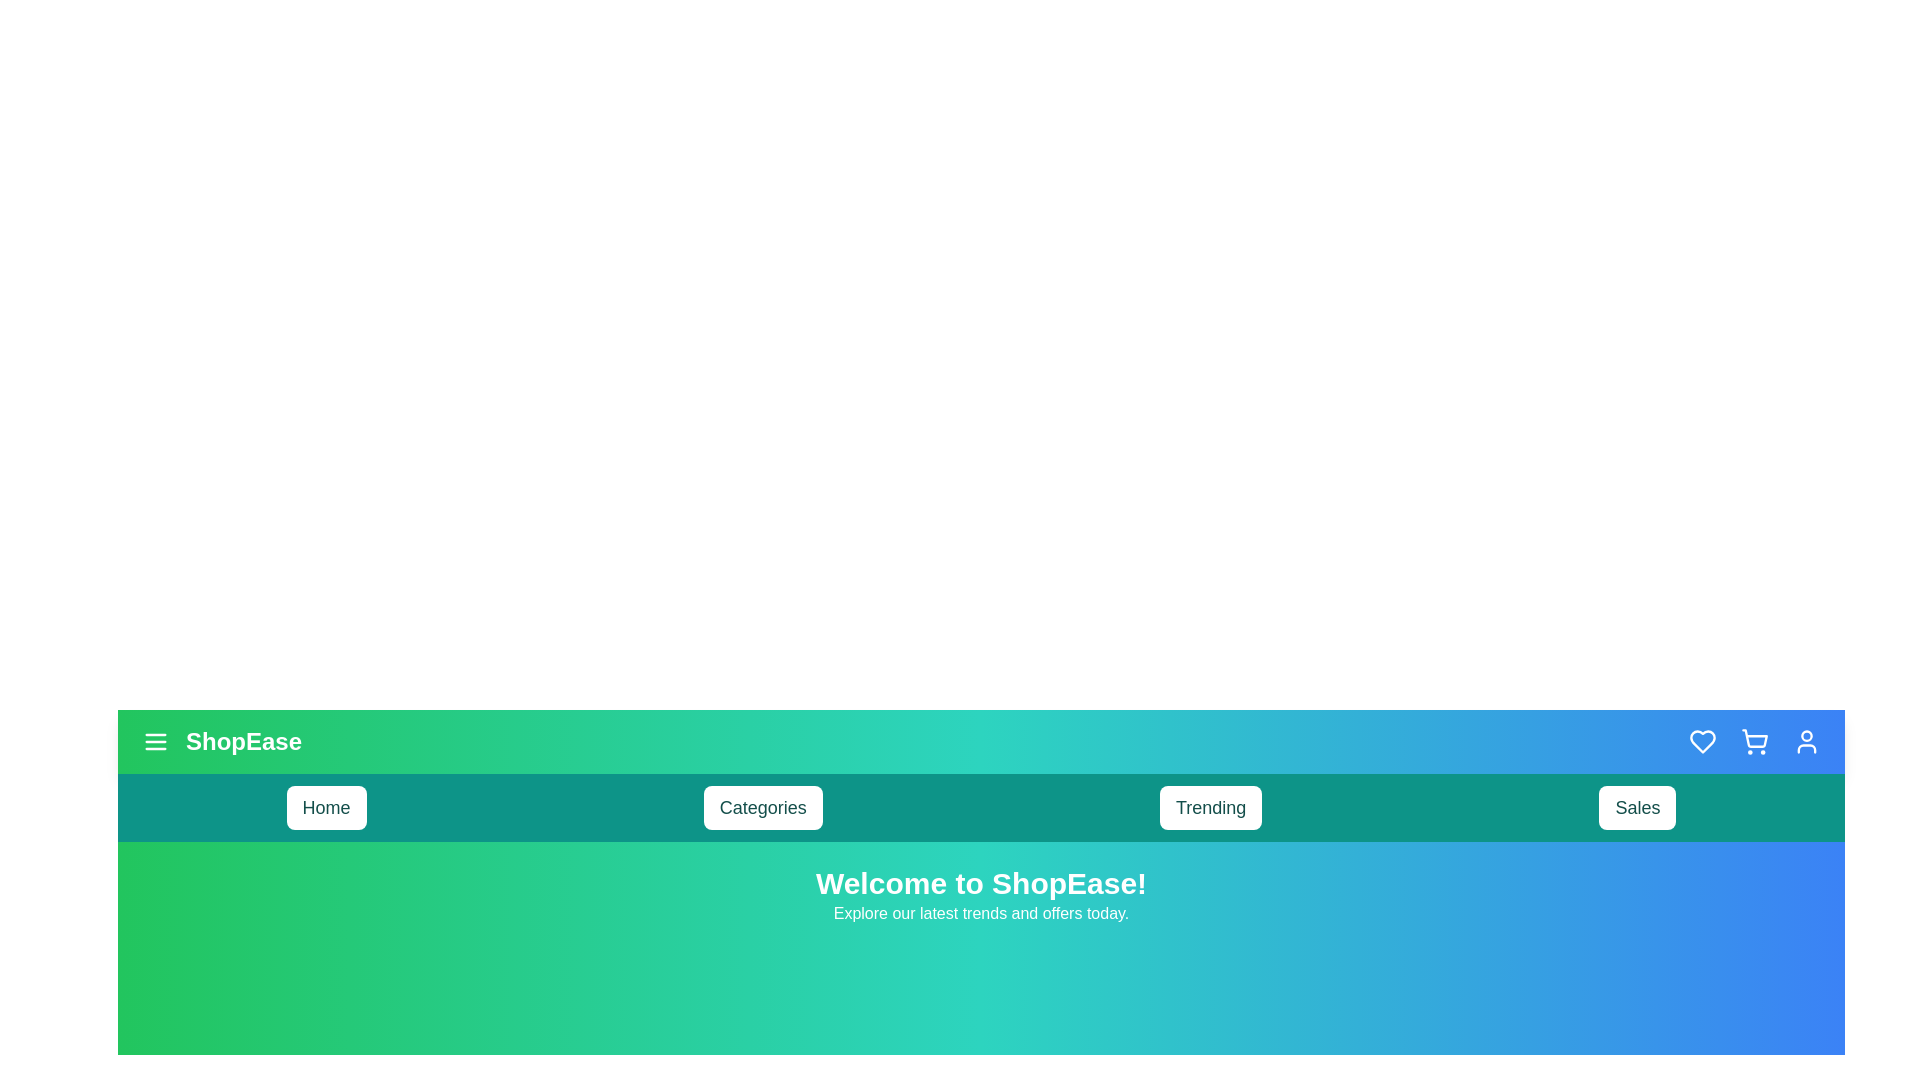  What do you see at coordinates (155, 741) in the screenshot?
I see `the menu icon to toggle the navigation menu` at bounding box center [155, 741].